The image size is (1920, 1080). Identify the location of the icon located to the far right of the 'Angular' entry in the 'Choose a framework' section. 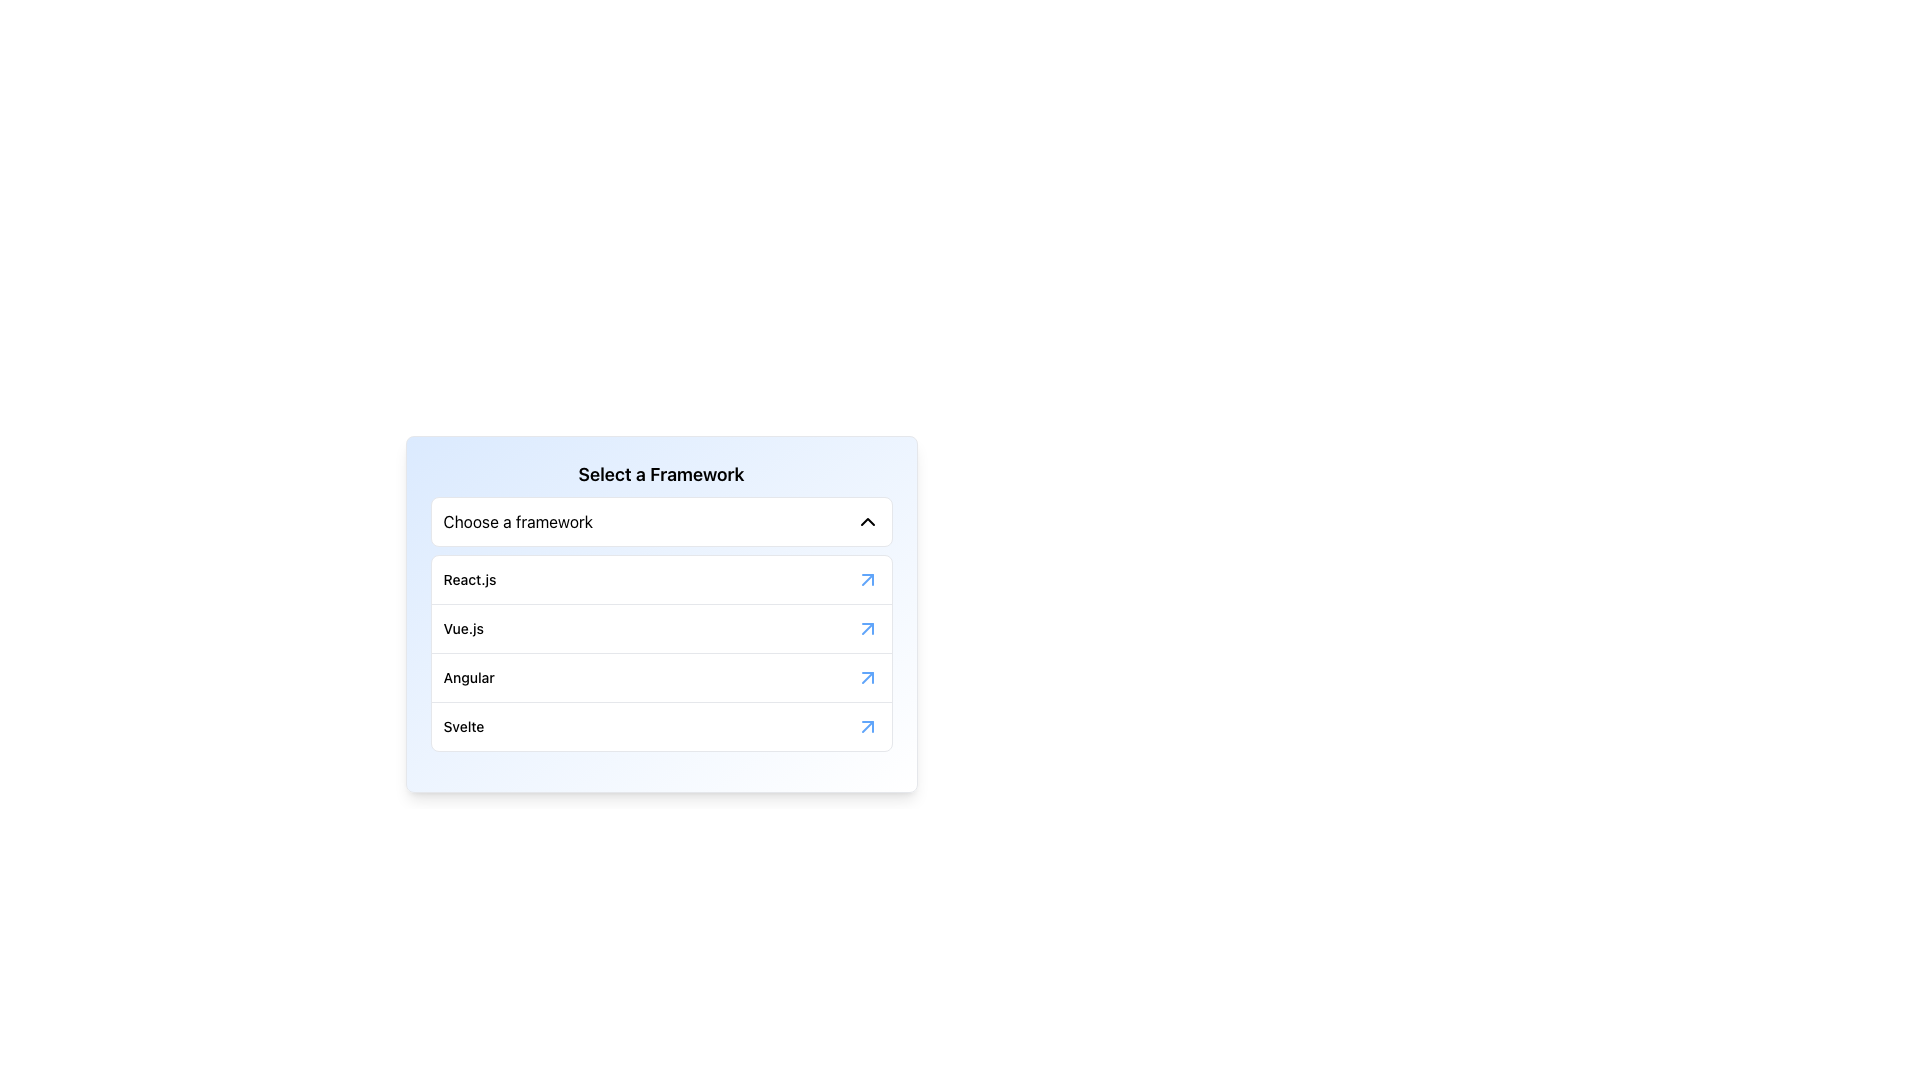
(867, 677).